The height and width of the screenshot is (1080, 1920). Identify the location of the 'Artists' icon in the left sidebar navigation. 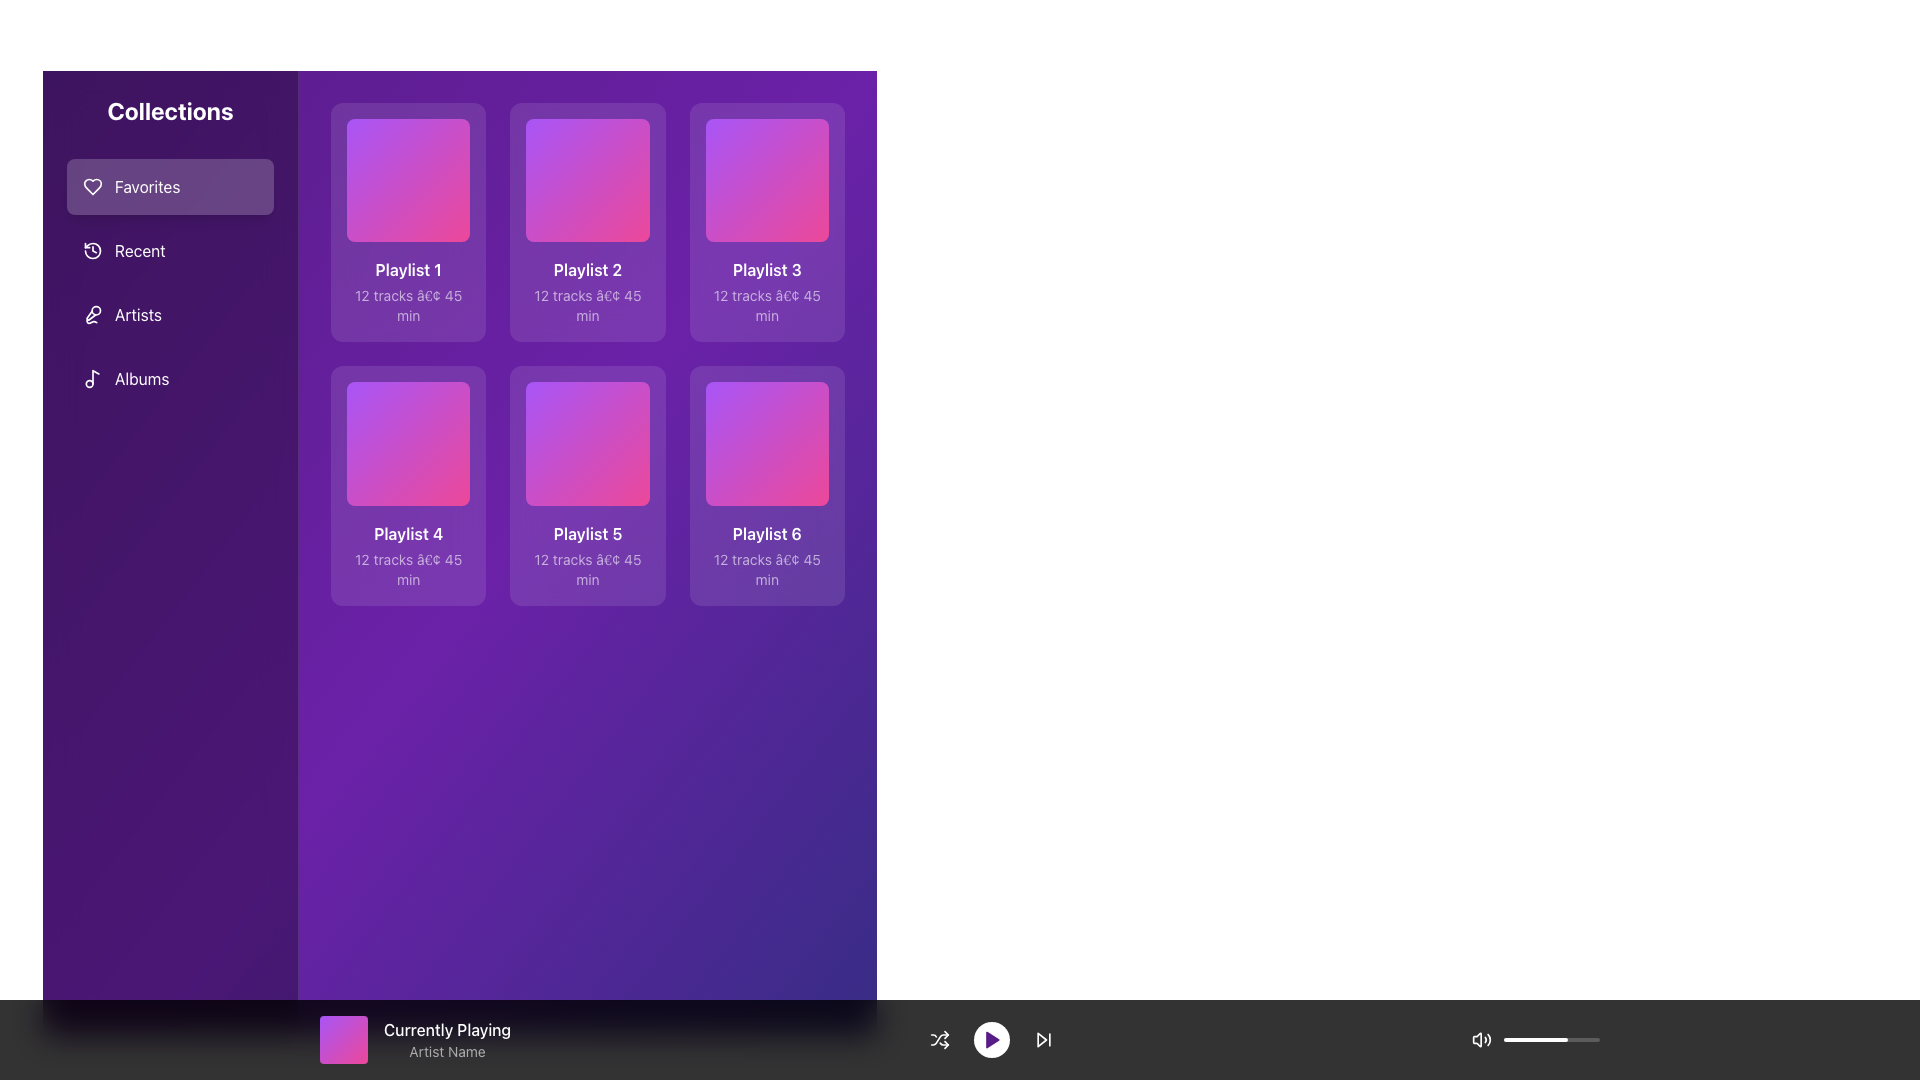
(91, 315).